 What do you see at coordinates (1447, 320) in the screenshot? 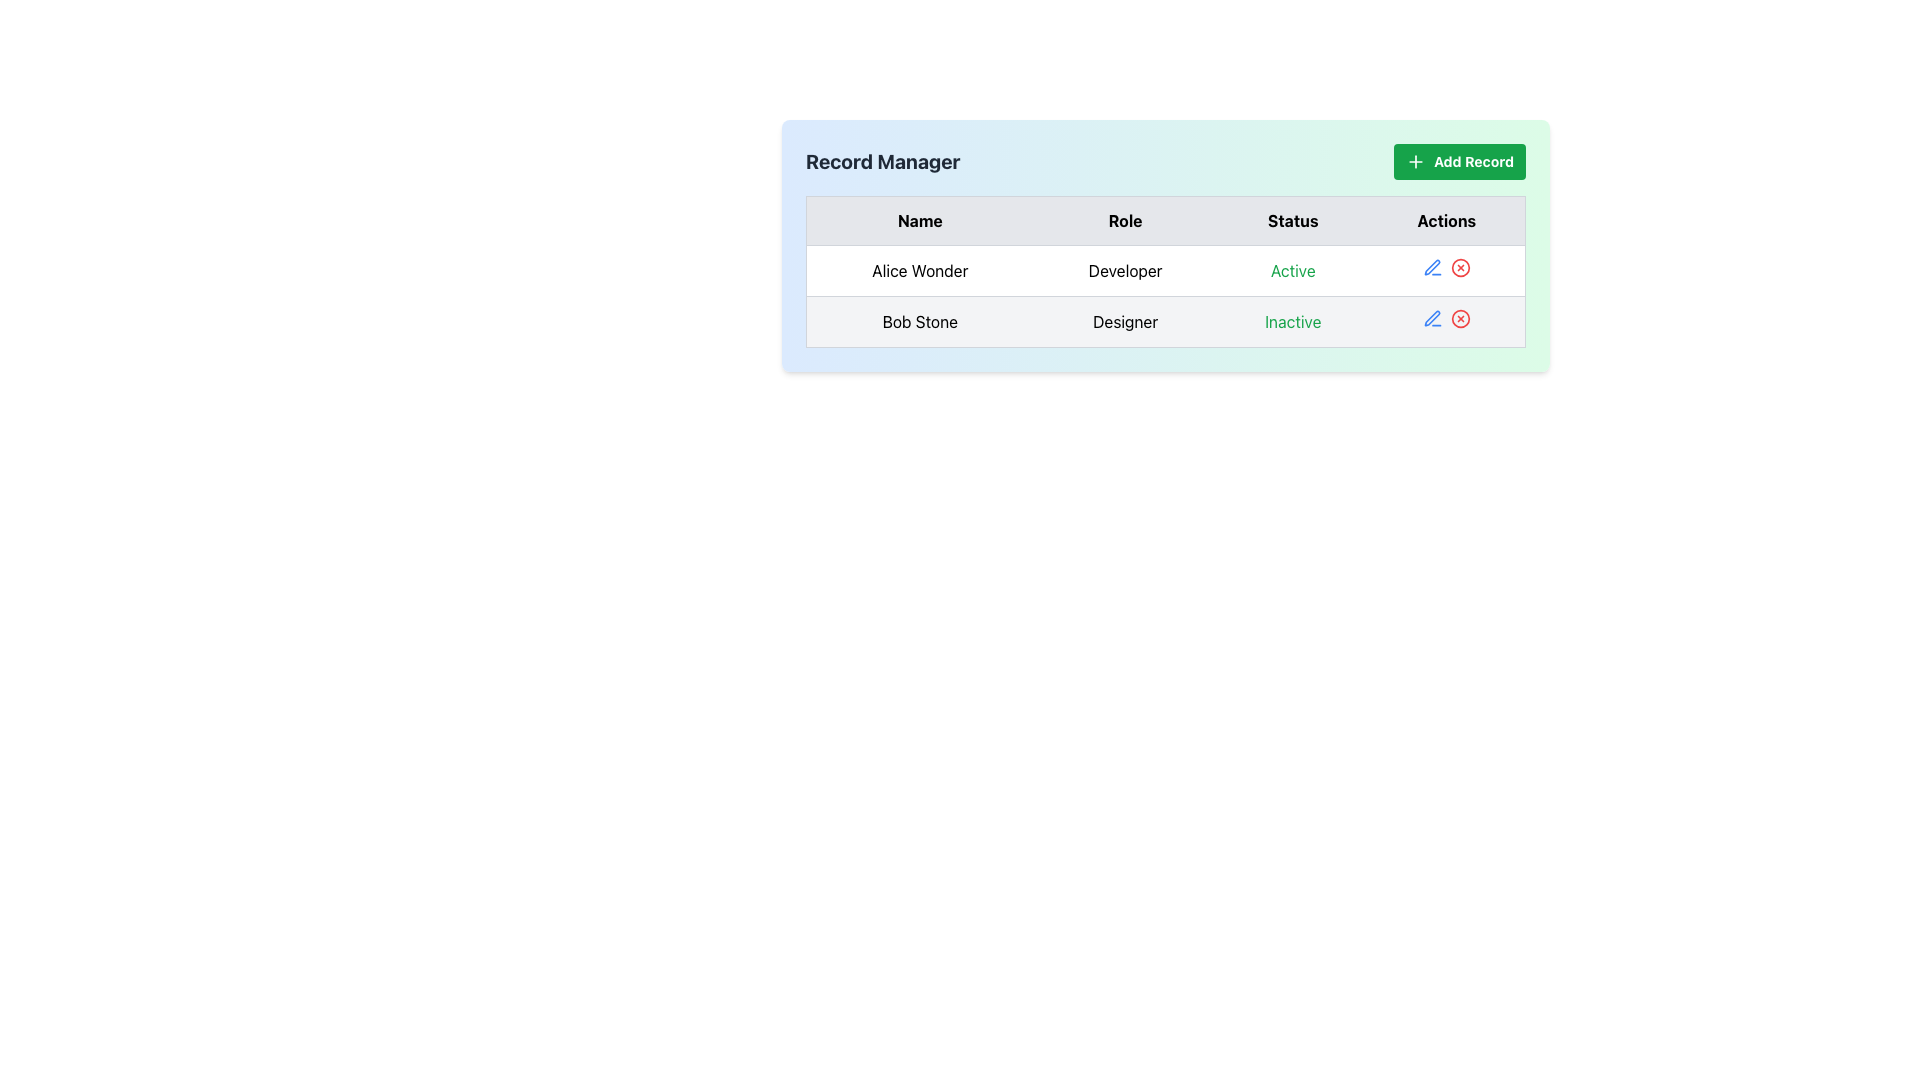
I see `the edit icon (blue pencil) in the 'Actions' column for the row corresponding to 'Bob Stone' in the table` at bounding box center [1447, 320].